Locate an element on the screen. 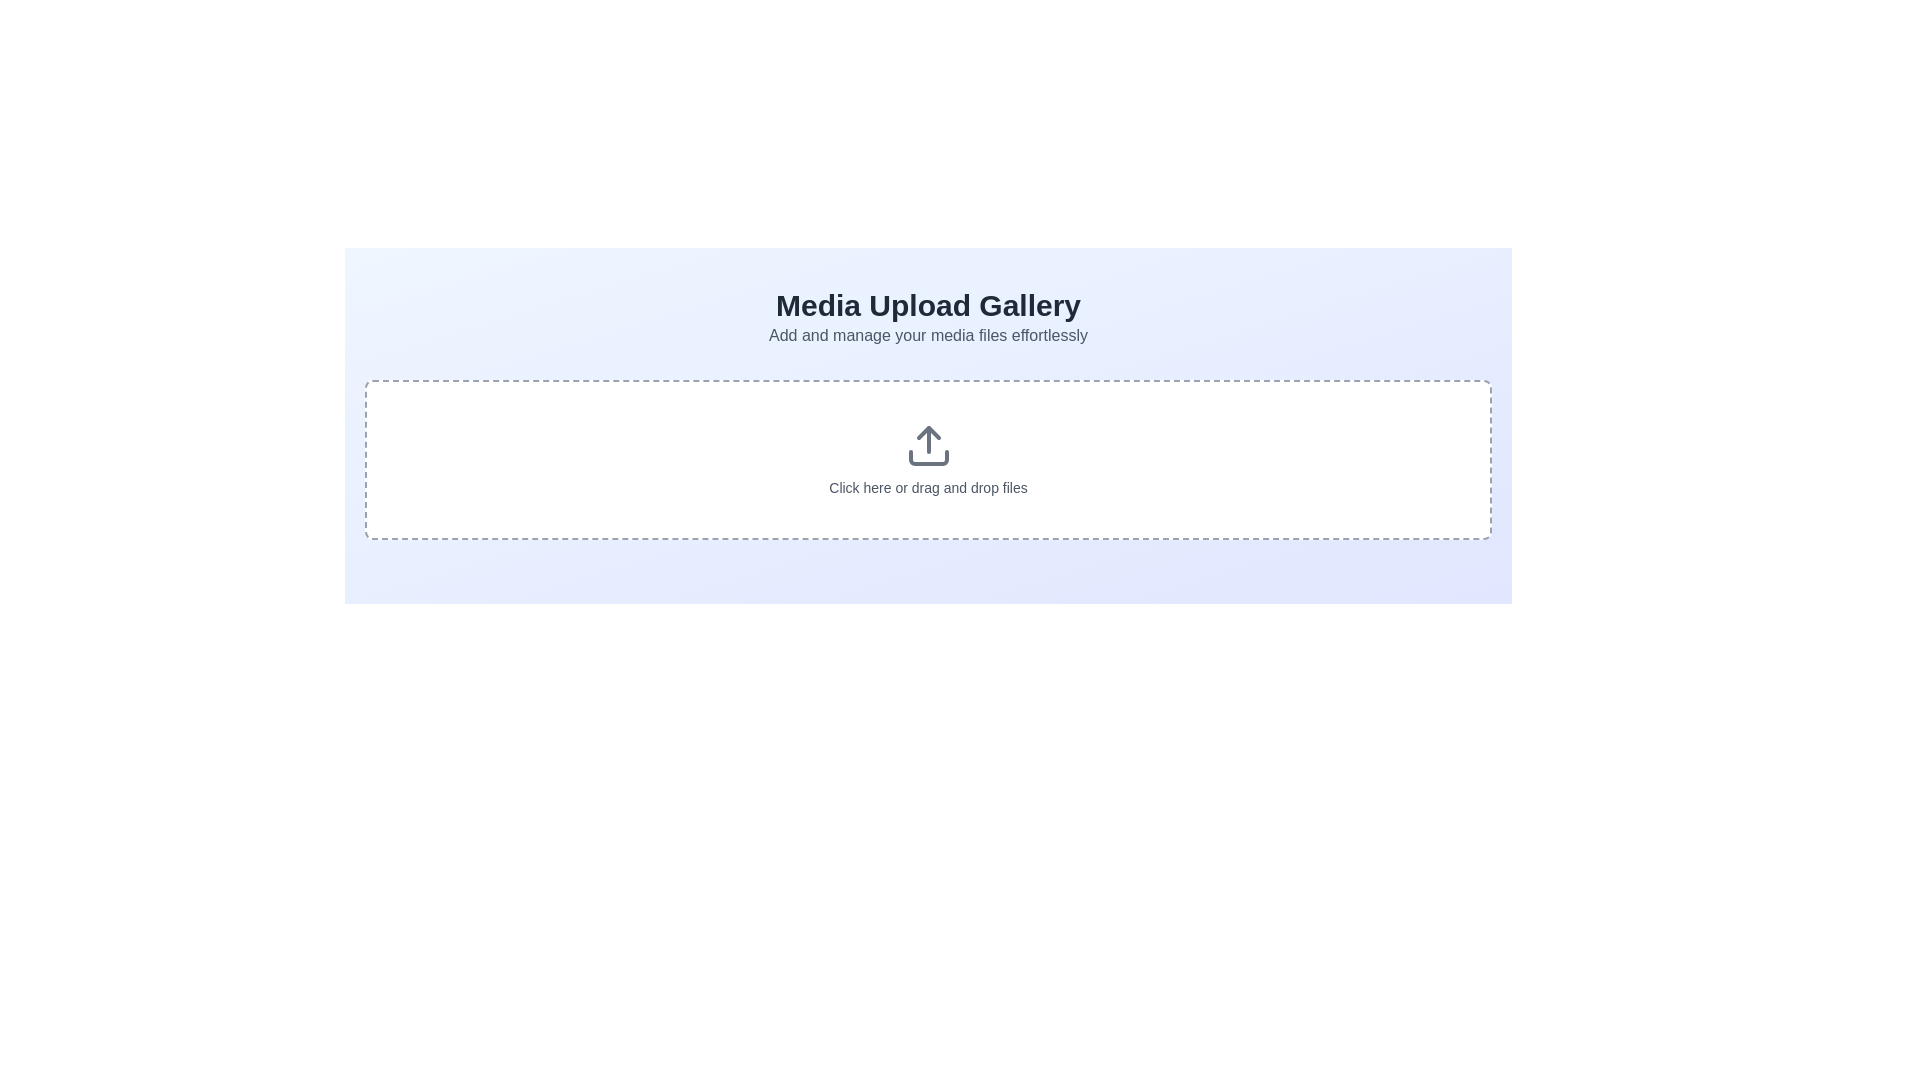 The height and width of the screenshot is (1080, 1920). the decorative graphical element that forms the bottom horizontal segment of the upload icon, which is the third component in the icon structure is located at coordinates (927, 458).